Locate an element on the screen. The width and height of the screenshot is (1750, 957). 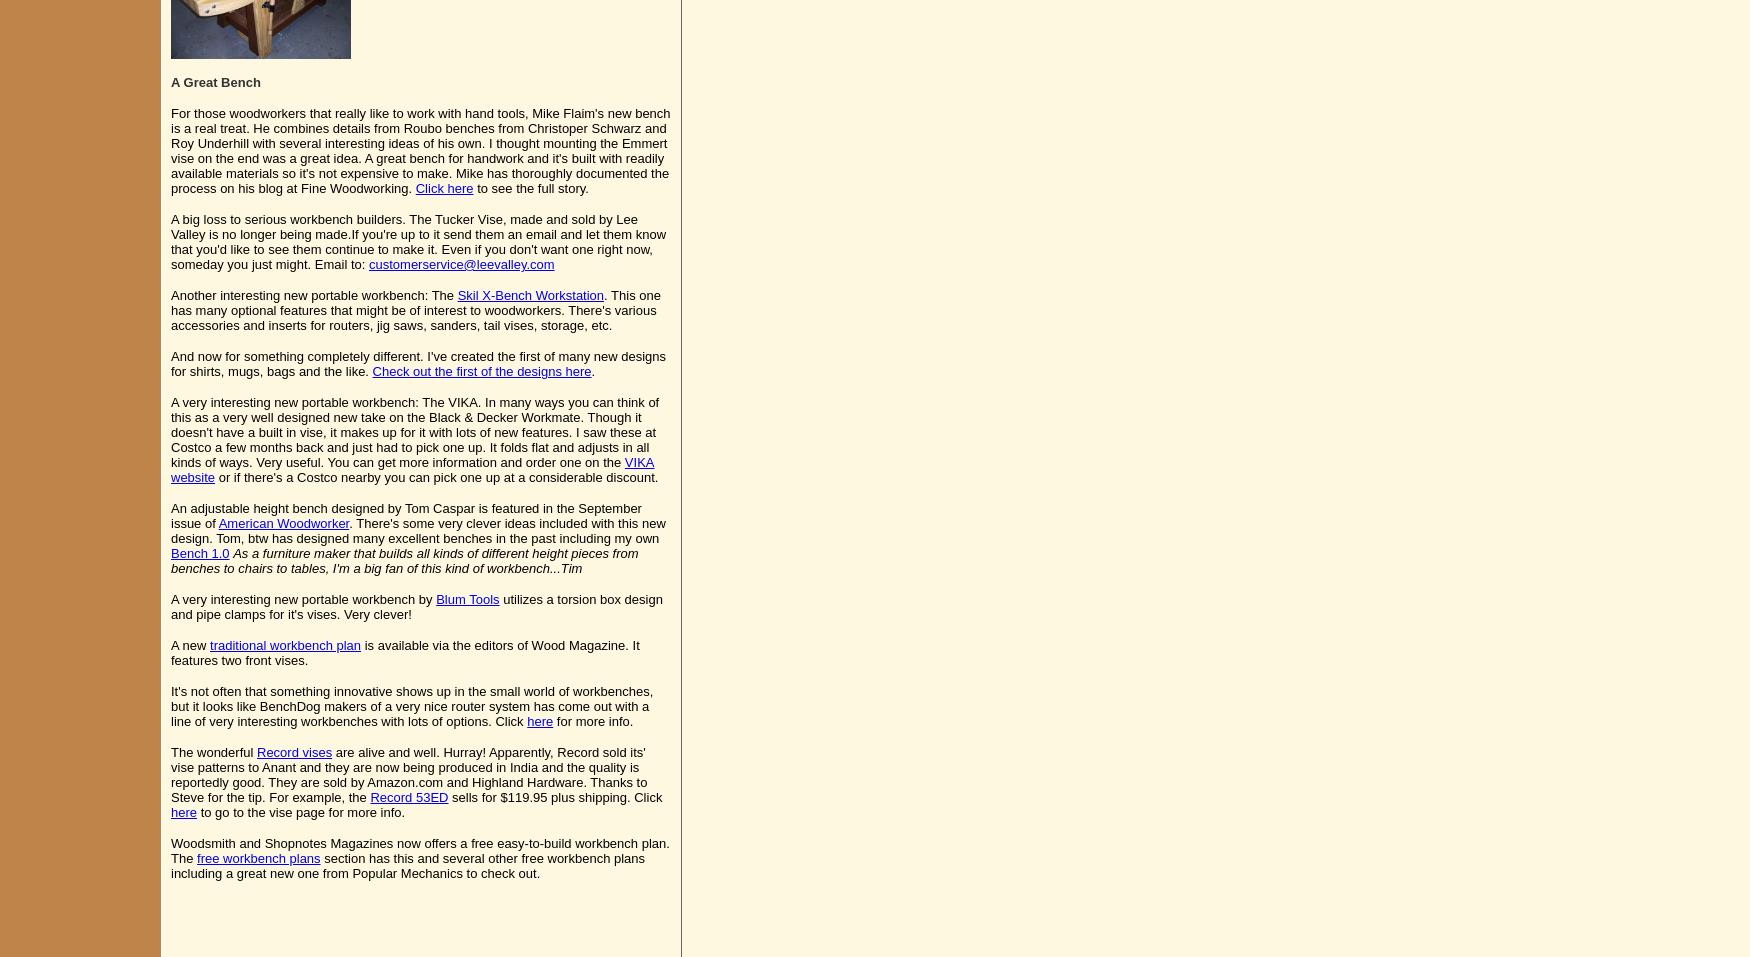
'VIKA website' is located at coordinates (411, 468).